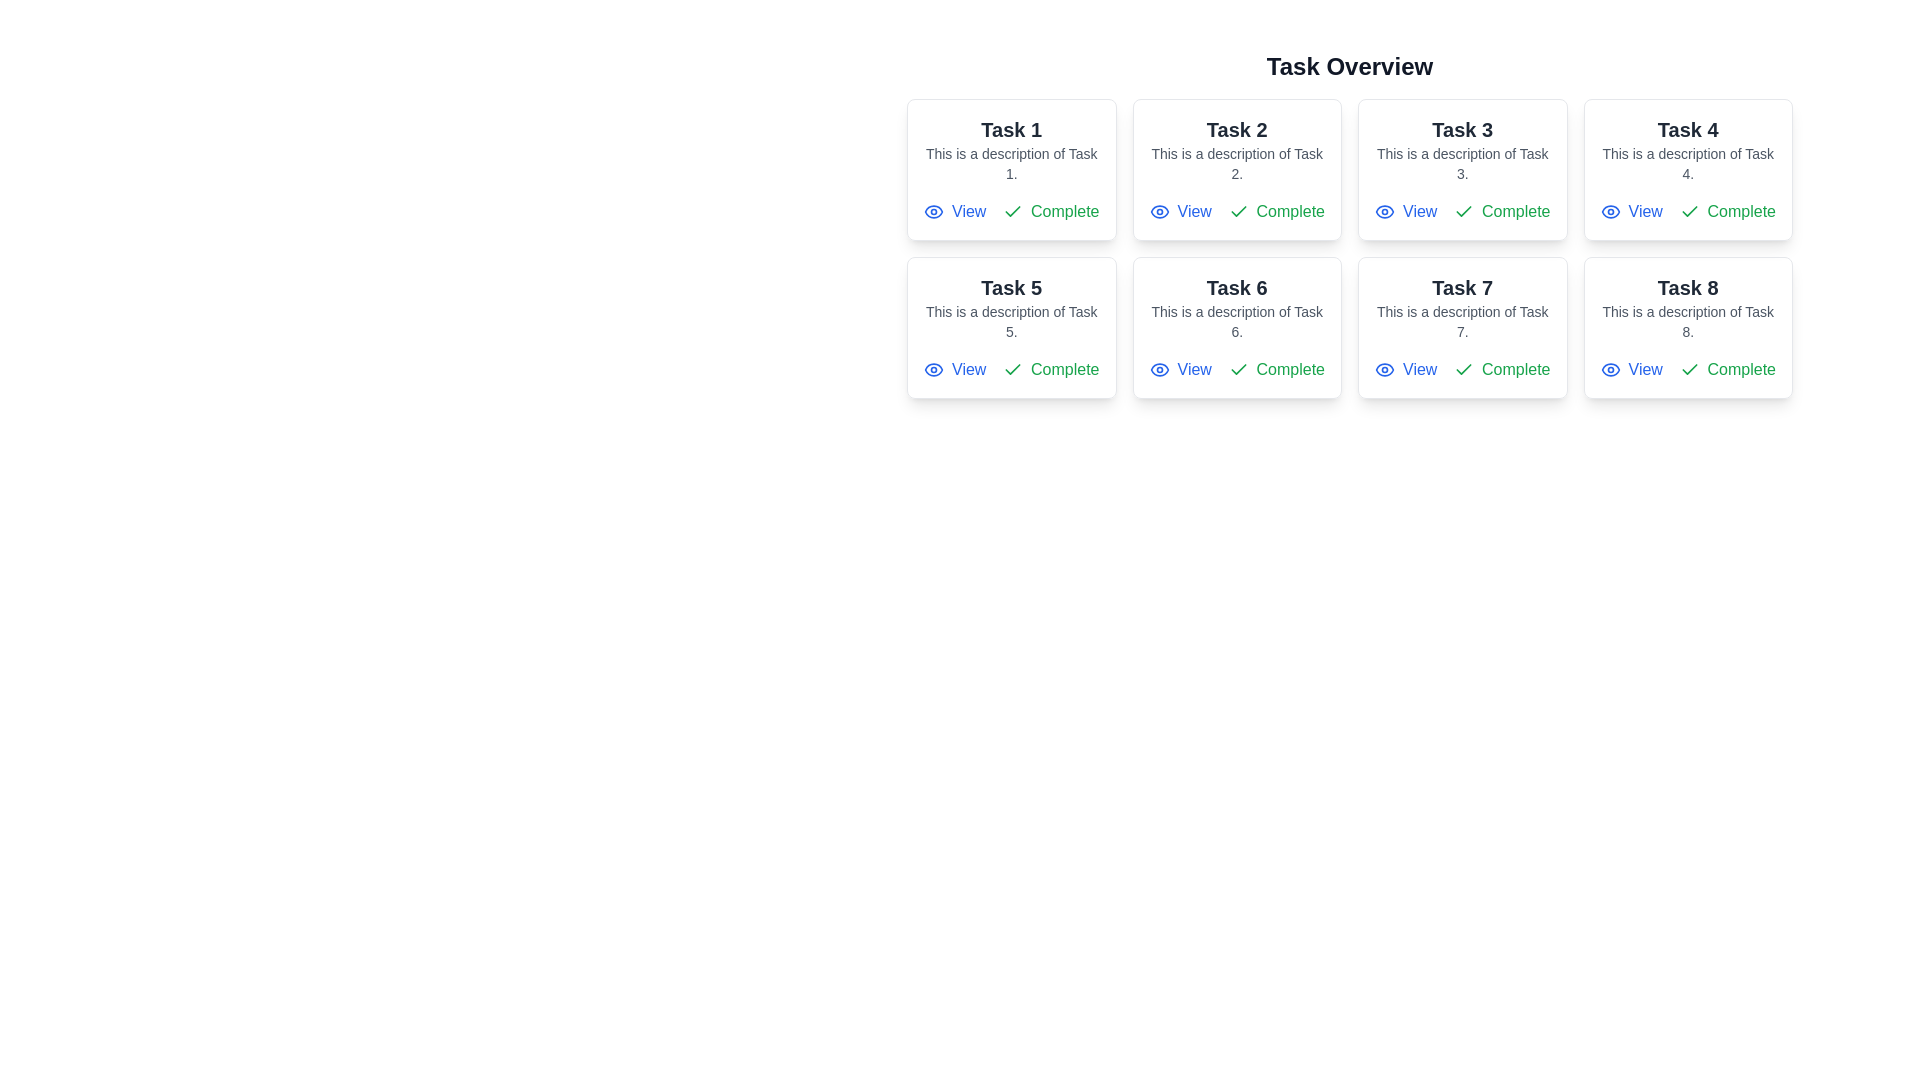 The height and width of the screenshot is (1080, 1920). Describe the element at coordinates (1011, 288) in the screenshot. I see `the Text Label displaying the title of 'Task 5' within the task card layout, located at the top of the card in the grid layout` at that location.